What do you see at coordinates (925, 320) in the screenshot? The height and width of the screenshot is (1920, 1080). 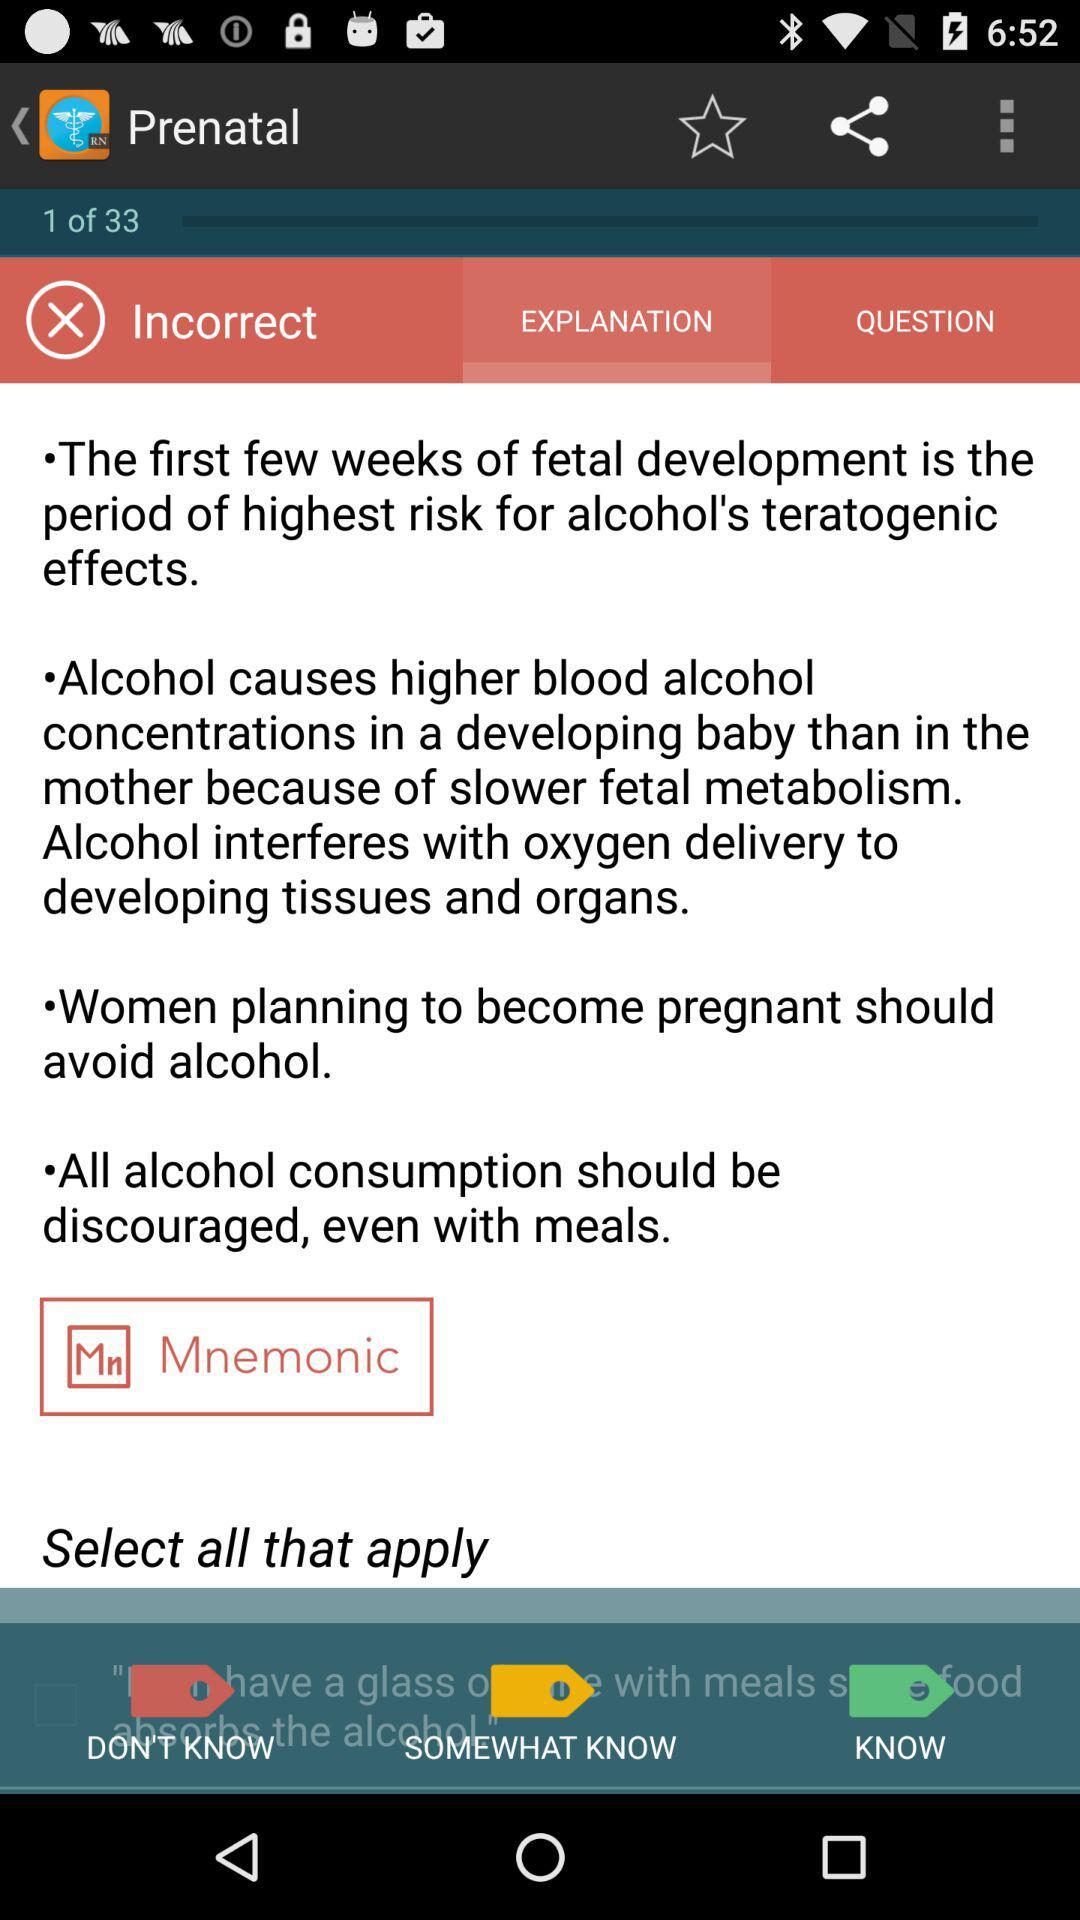 I see `the question` at bounding box center [925, 320].